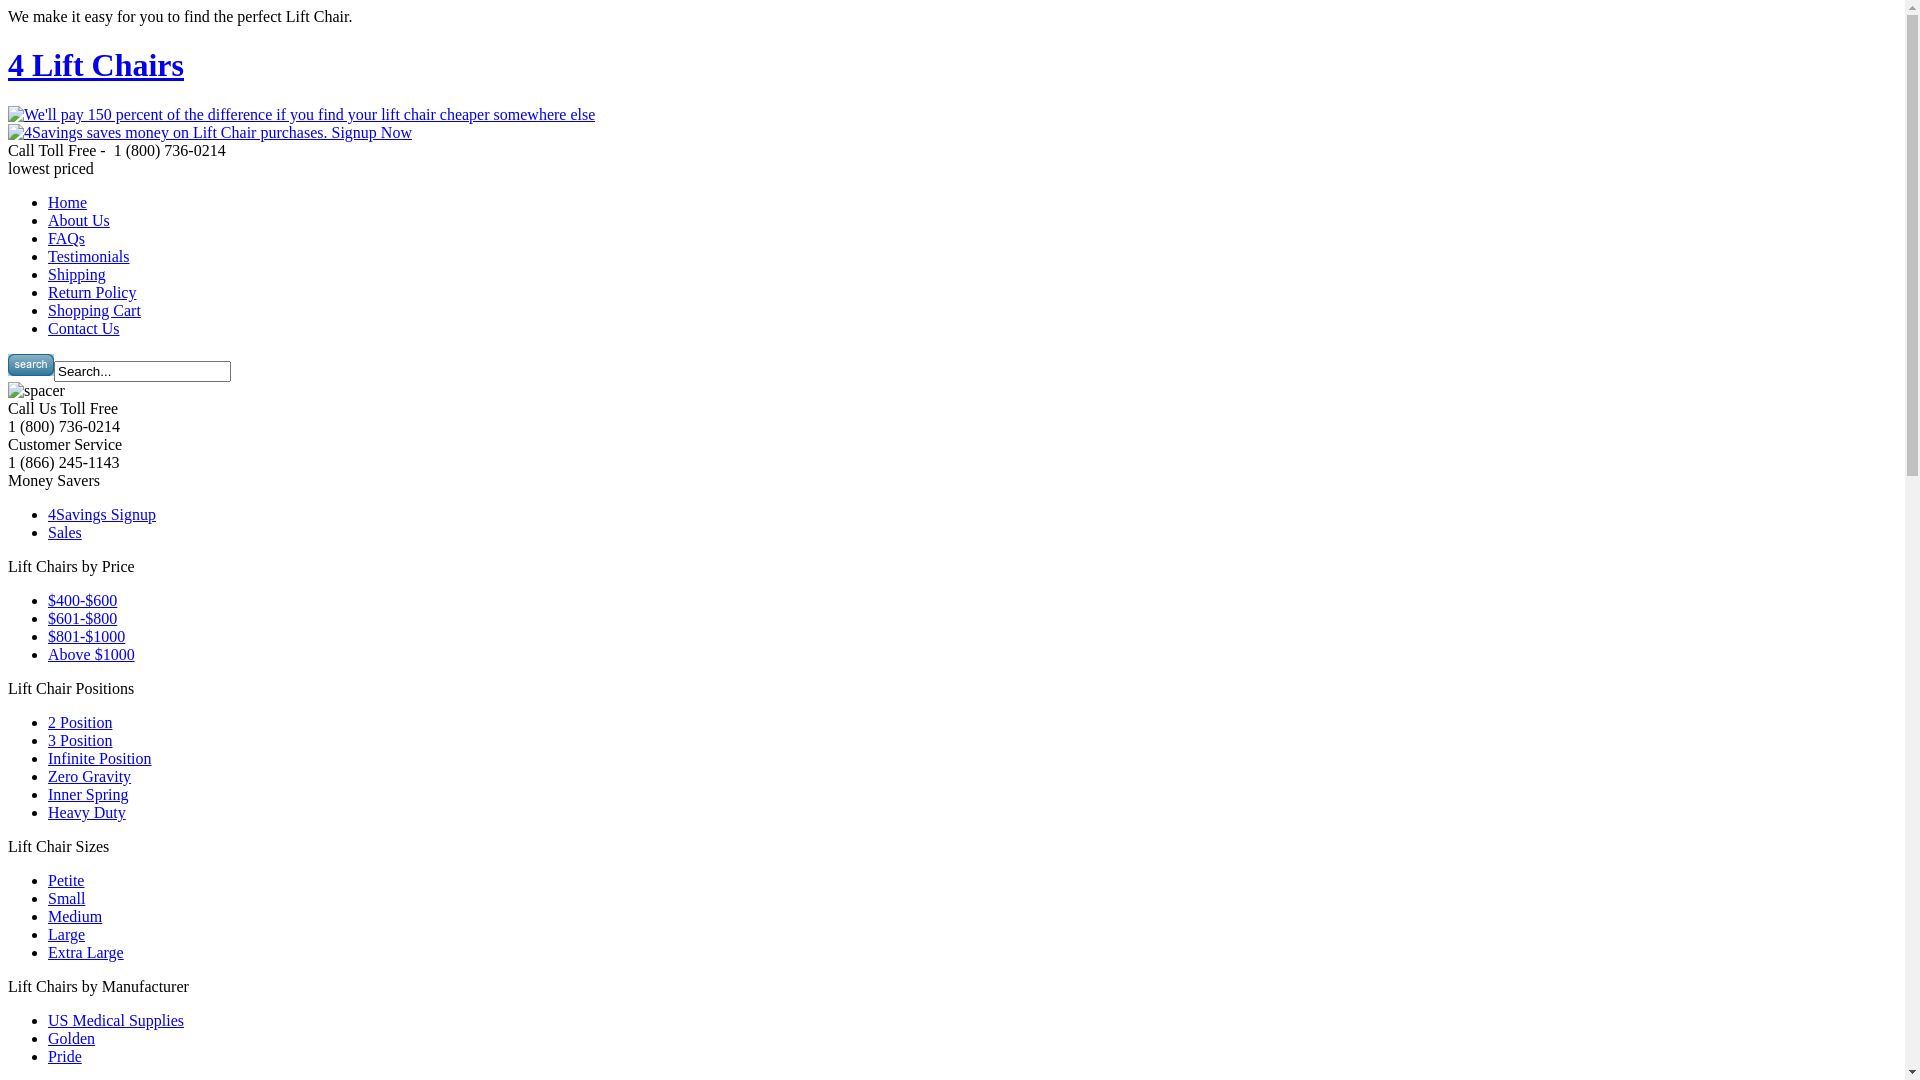  What do you see at coordinates (67, 202) in the screenshot?
I see `'Home'` at bounding box center [67, 202].